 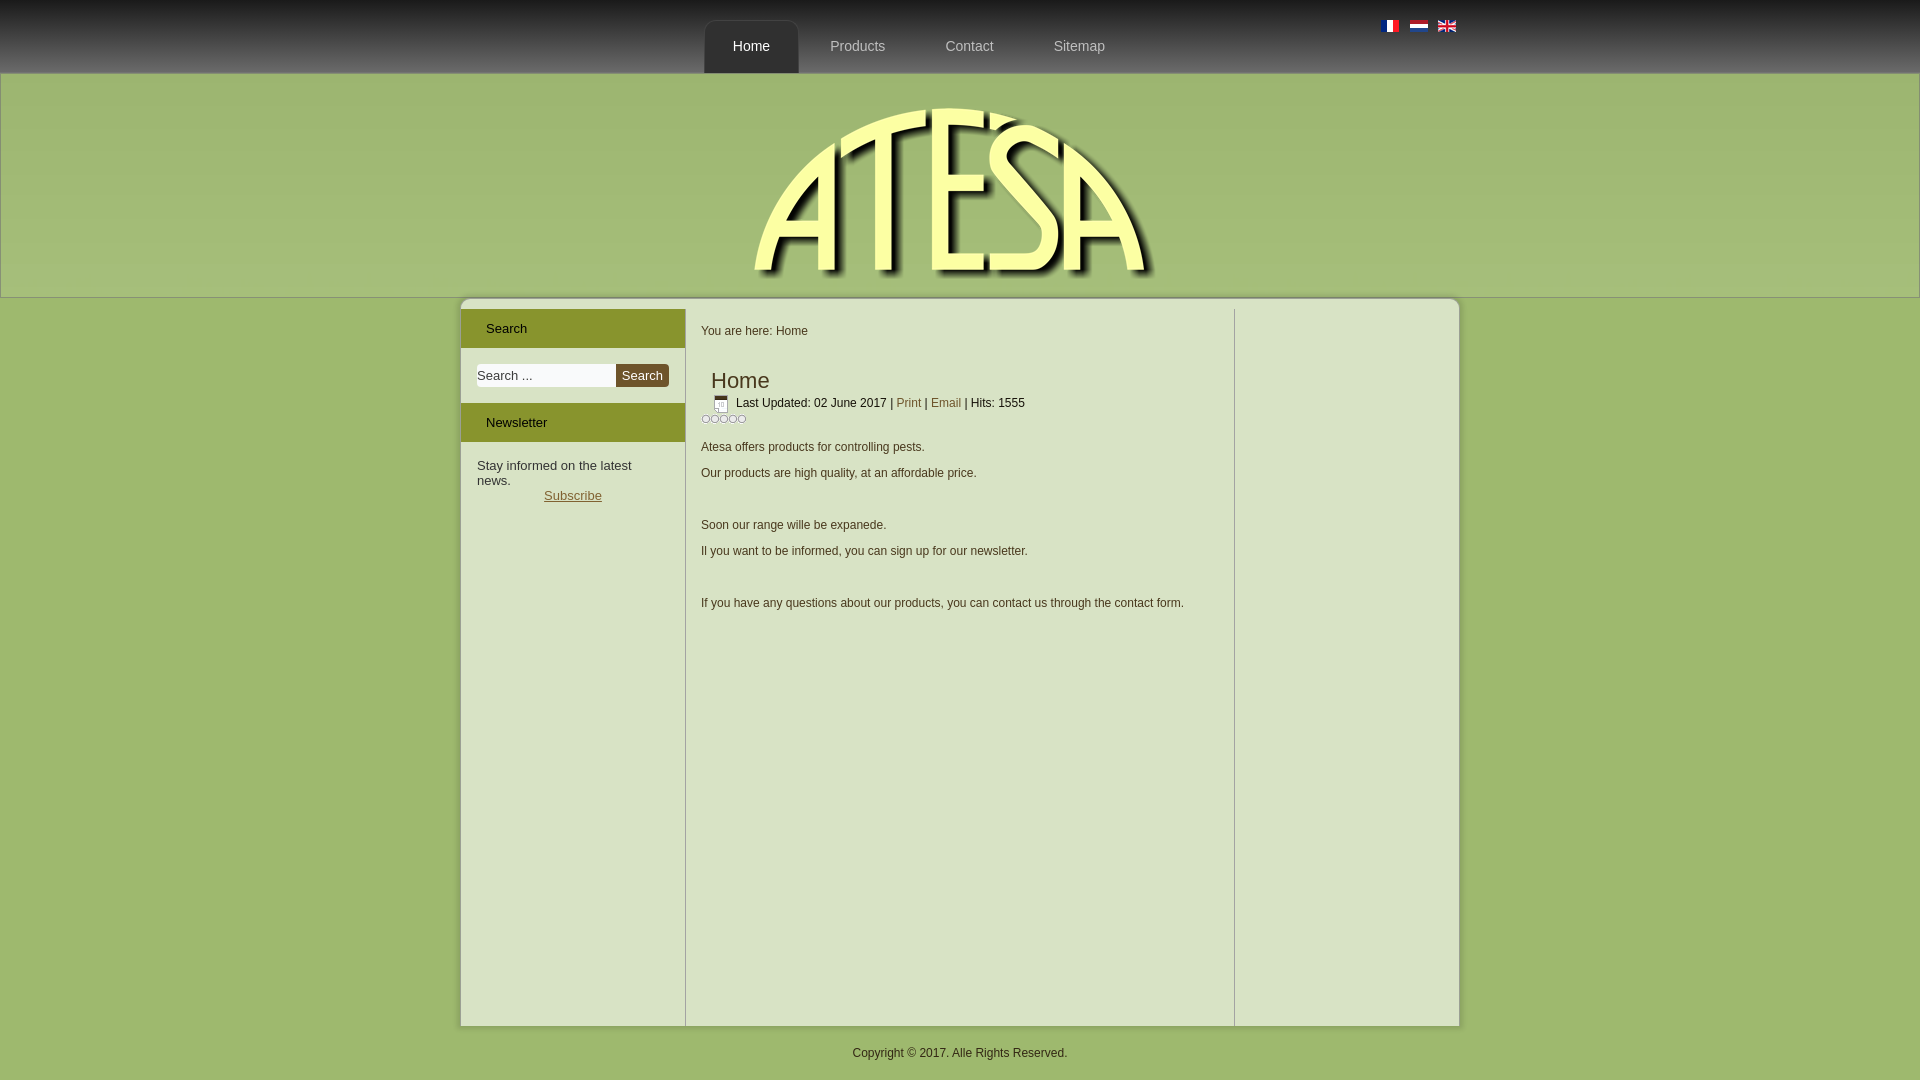 I want to click on 'Search', so click(x=642, y=375).